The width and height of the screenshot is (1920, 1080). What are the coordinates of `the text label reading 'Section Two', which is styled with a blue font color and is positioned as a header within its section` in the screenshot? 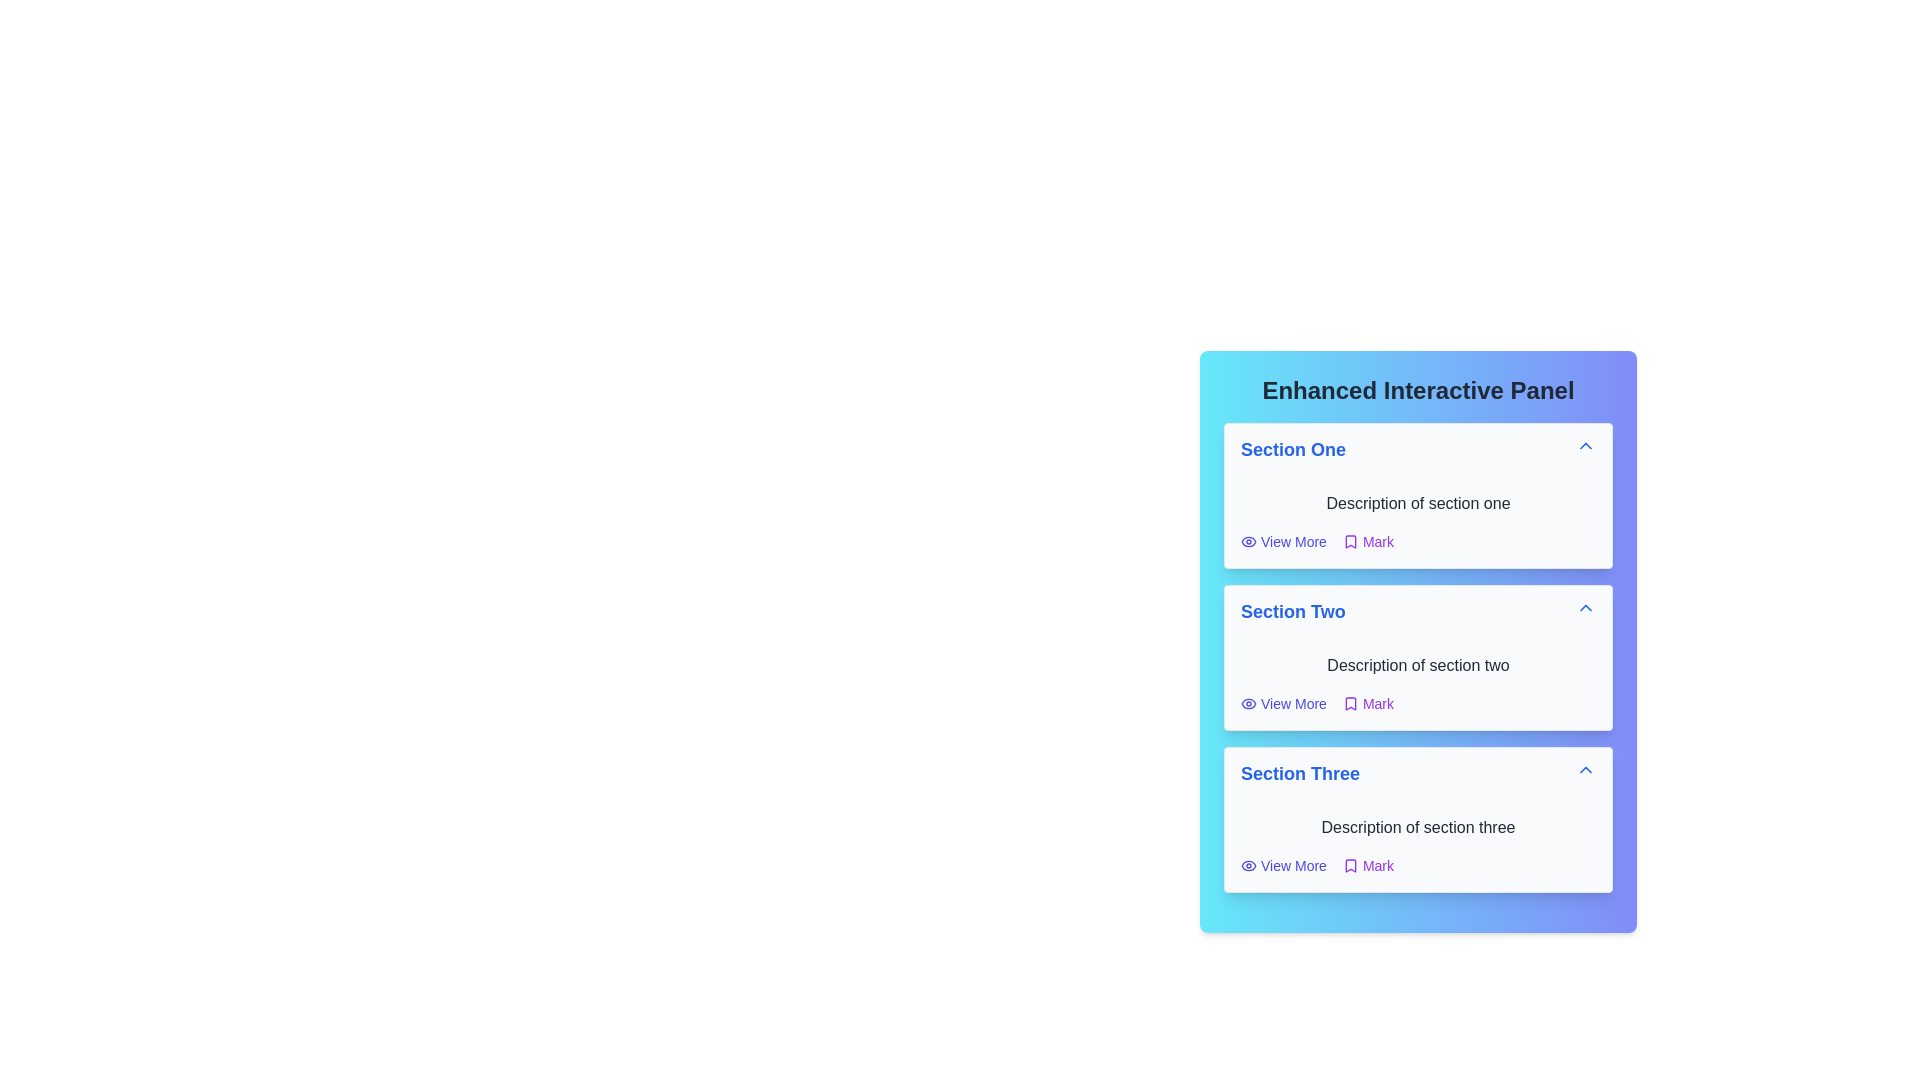 It's located at (1293, 611).